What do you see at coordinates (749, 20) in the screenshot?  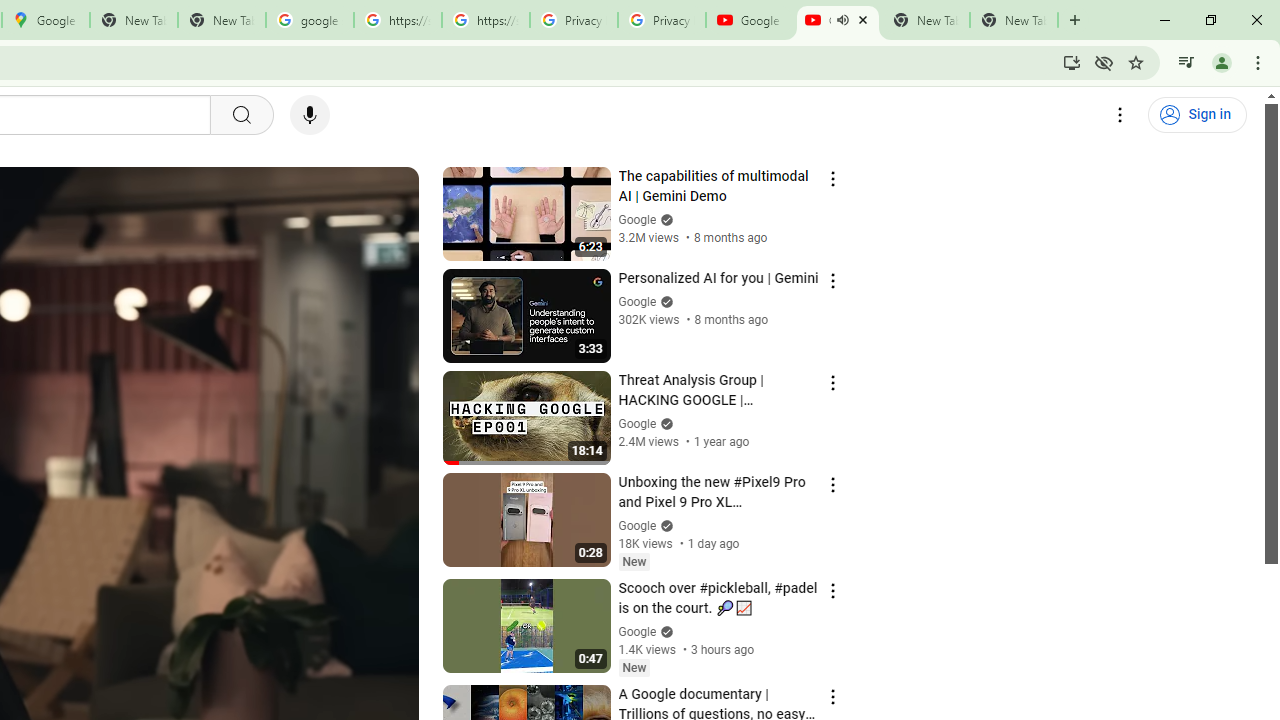 I see `'Google - YouTube'` at bounding box center [749, 20].